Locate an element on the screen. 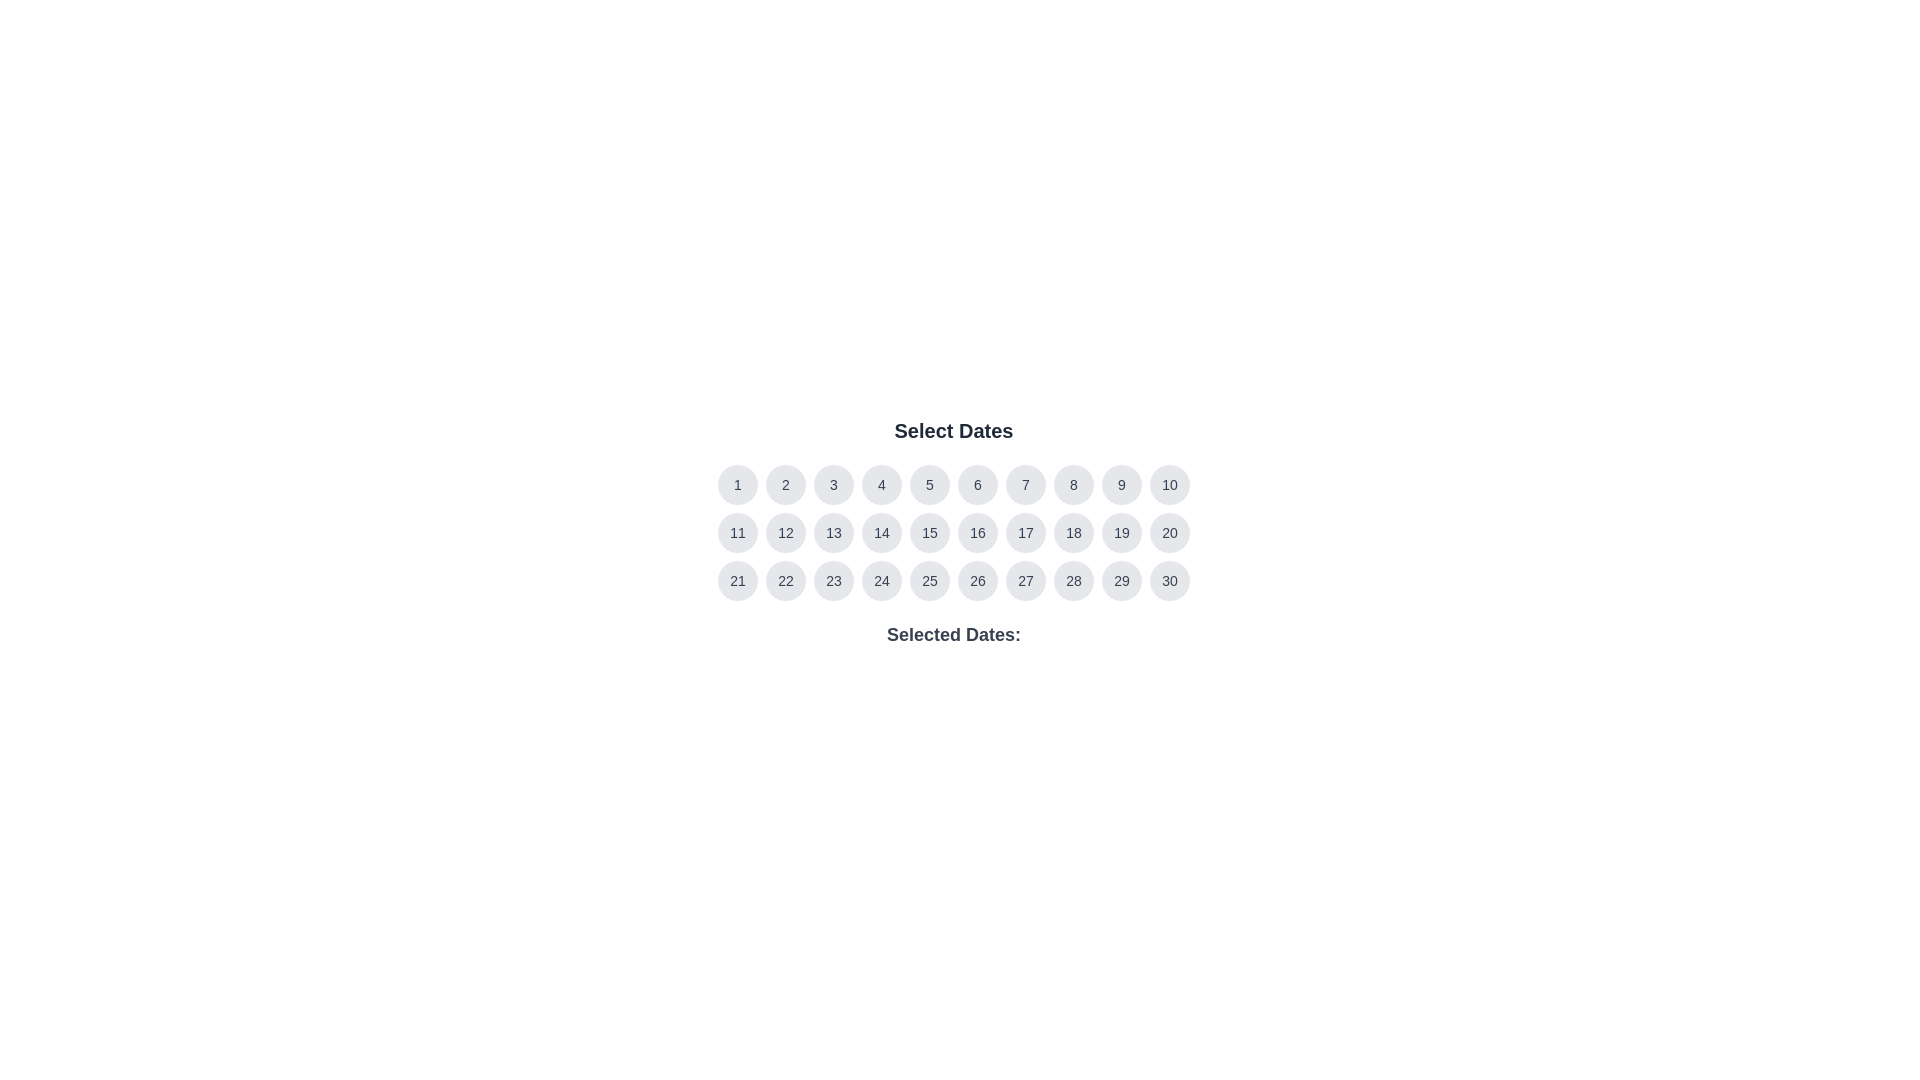 This screenshot has width=1920, height=1080. the button that allows the user is located at coordinates (785, 485).